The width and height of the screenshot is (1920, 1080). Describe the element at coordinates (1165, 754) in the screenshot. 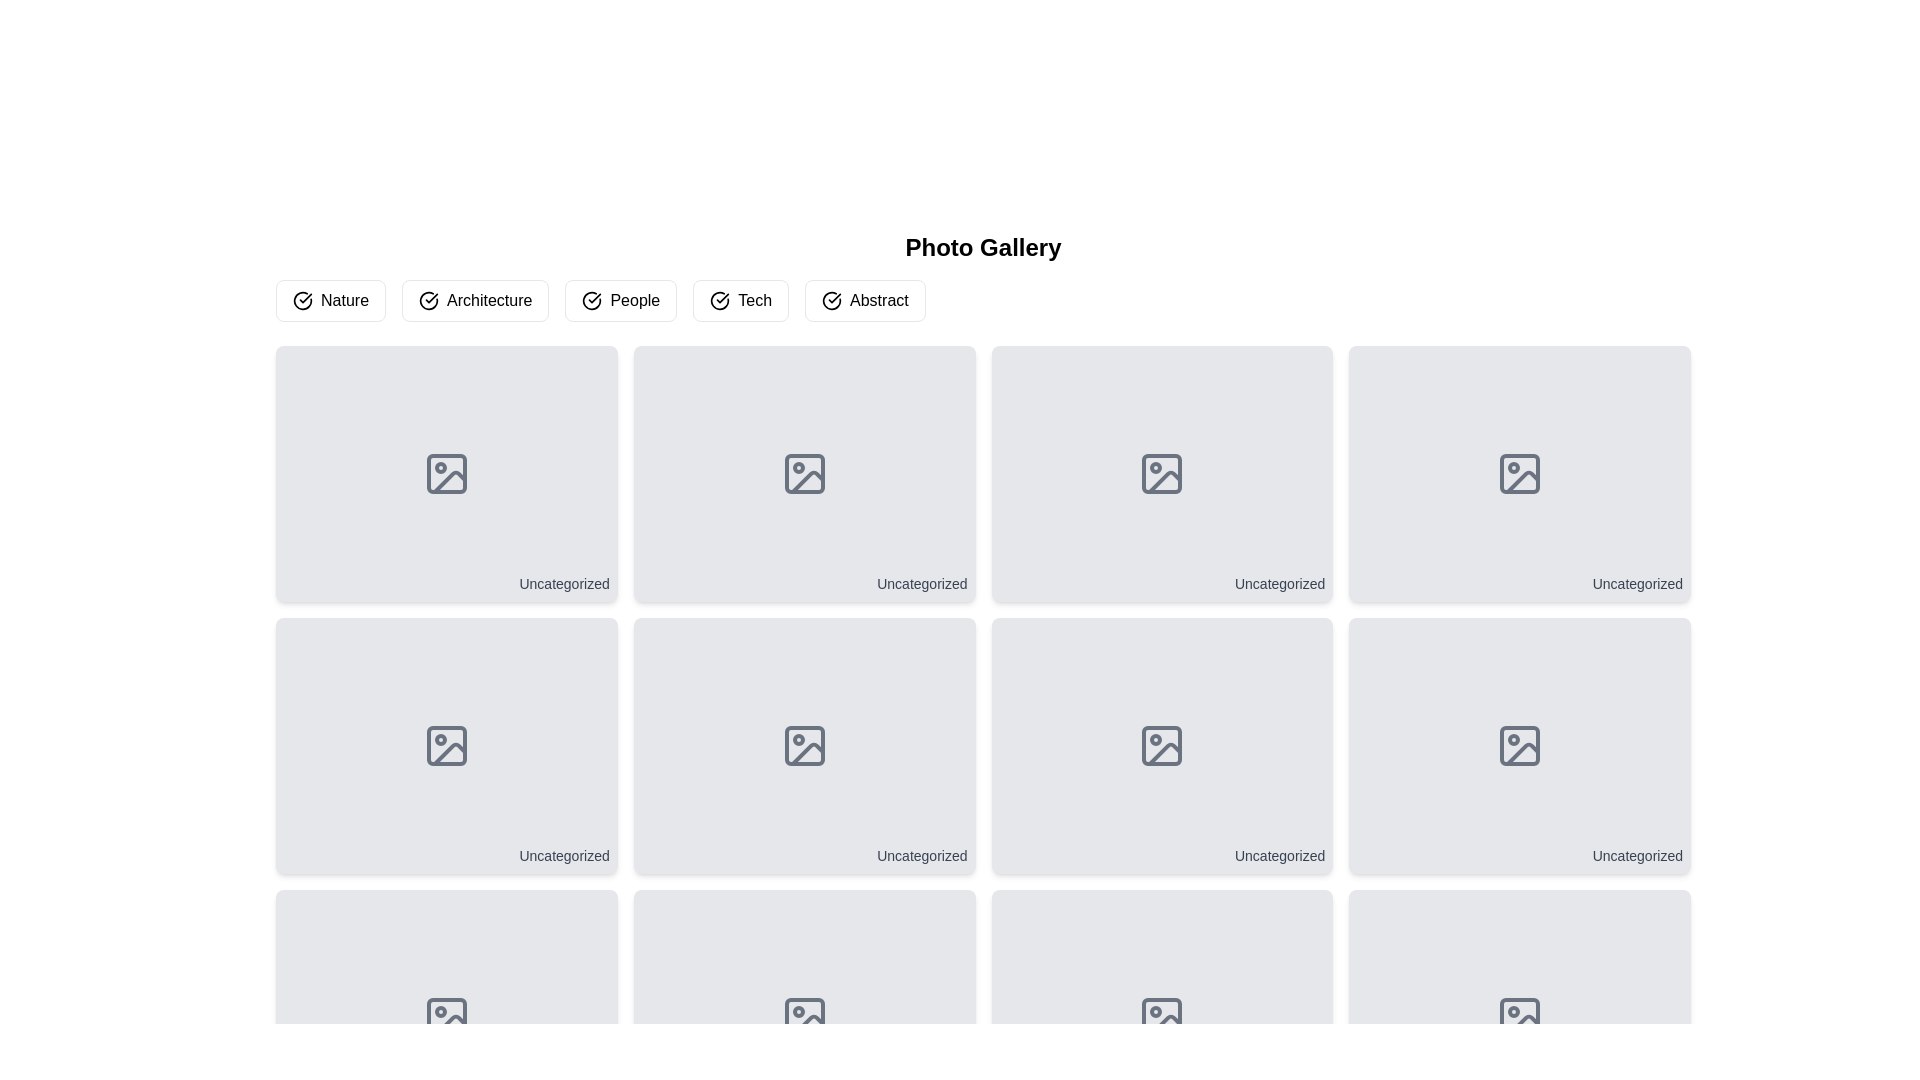

I see `vector graphic icon, which is a grayish square with rounded corners featuring a mountainous outline, located in the third column of the second row in a grid structure` at that location.